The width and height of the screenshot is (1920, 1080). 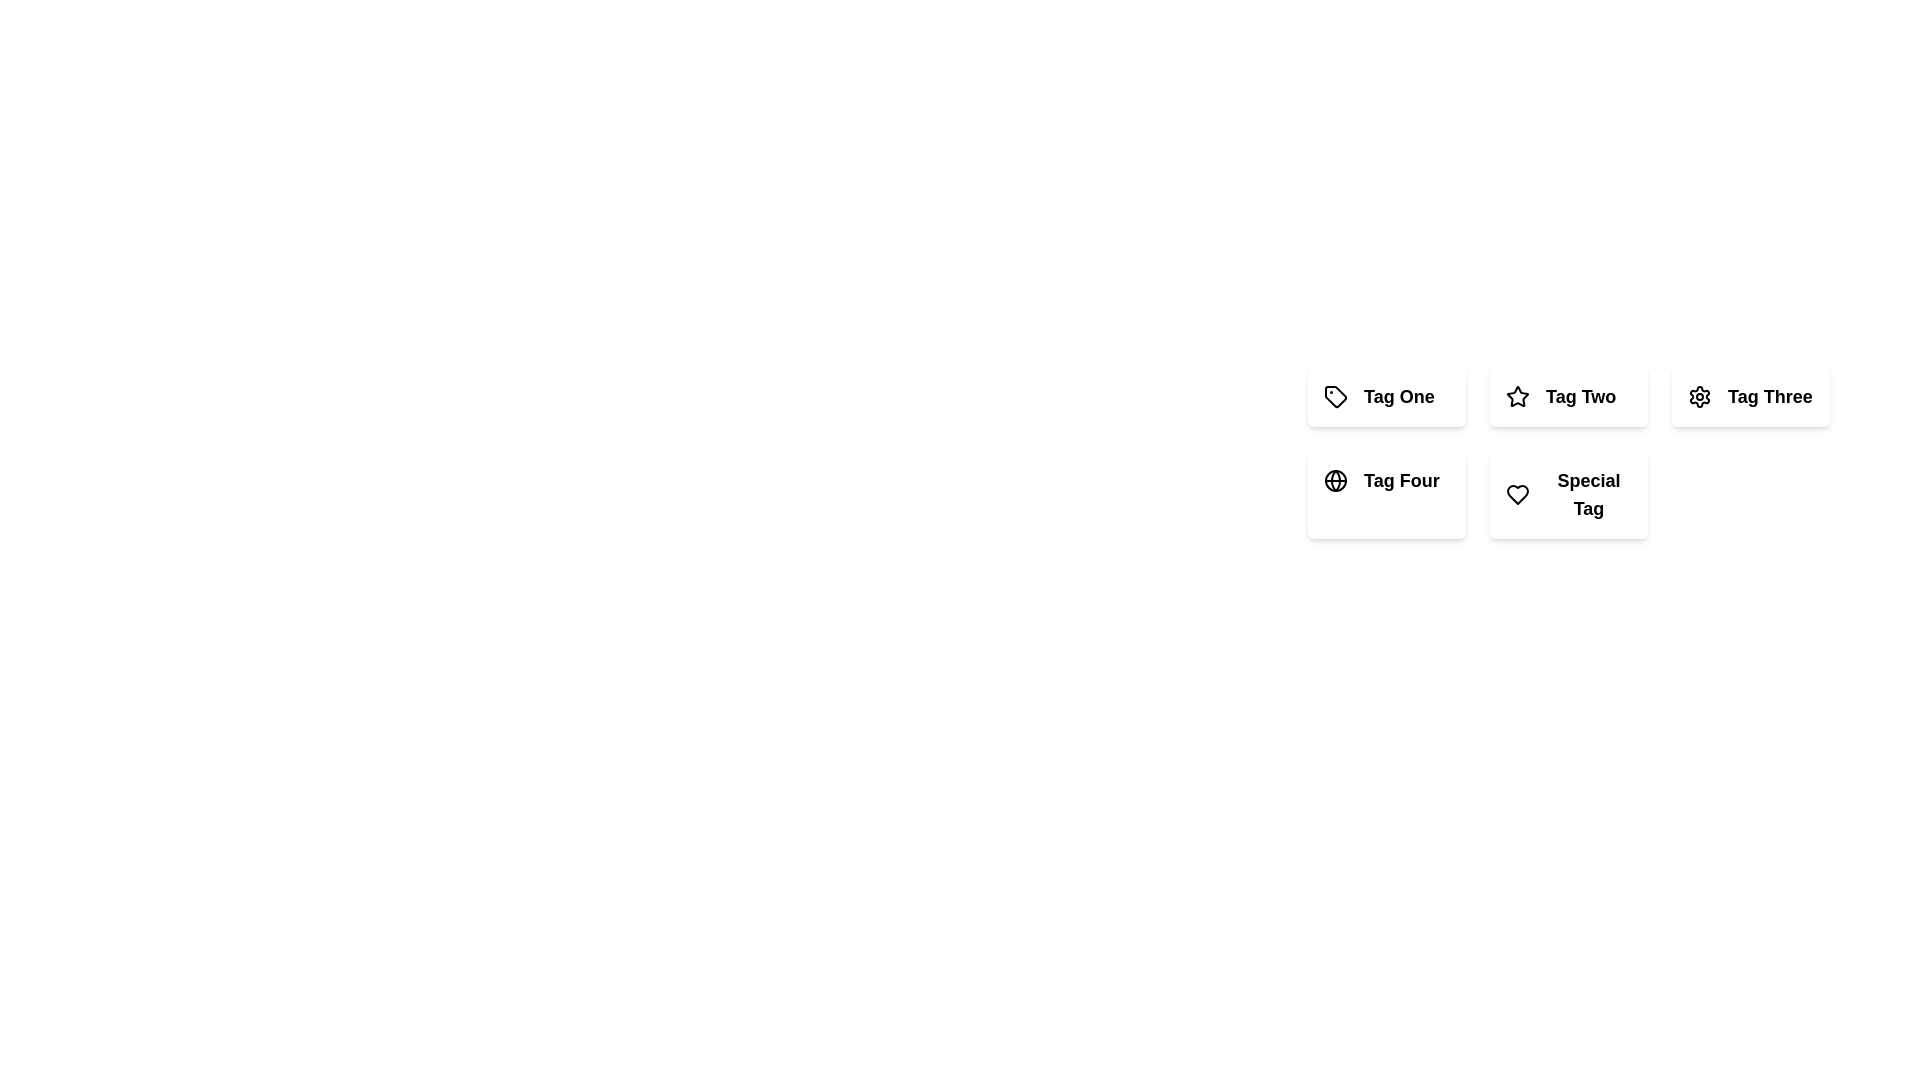 I want to click on the 'Special Tag' button located at the bottom right of the grid, positioned below 'Tag Two' and next to 'Tag Four', so click(x=1568, y=494).